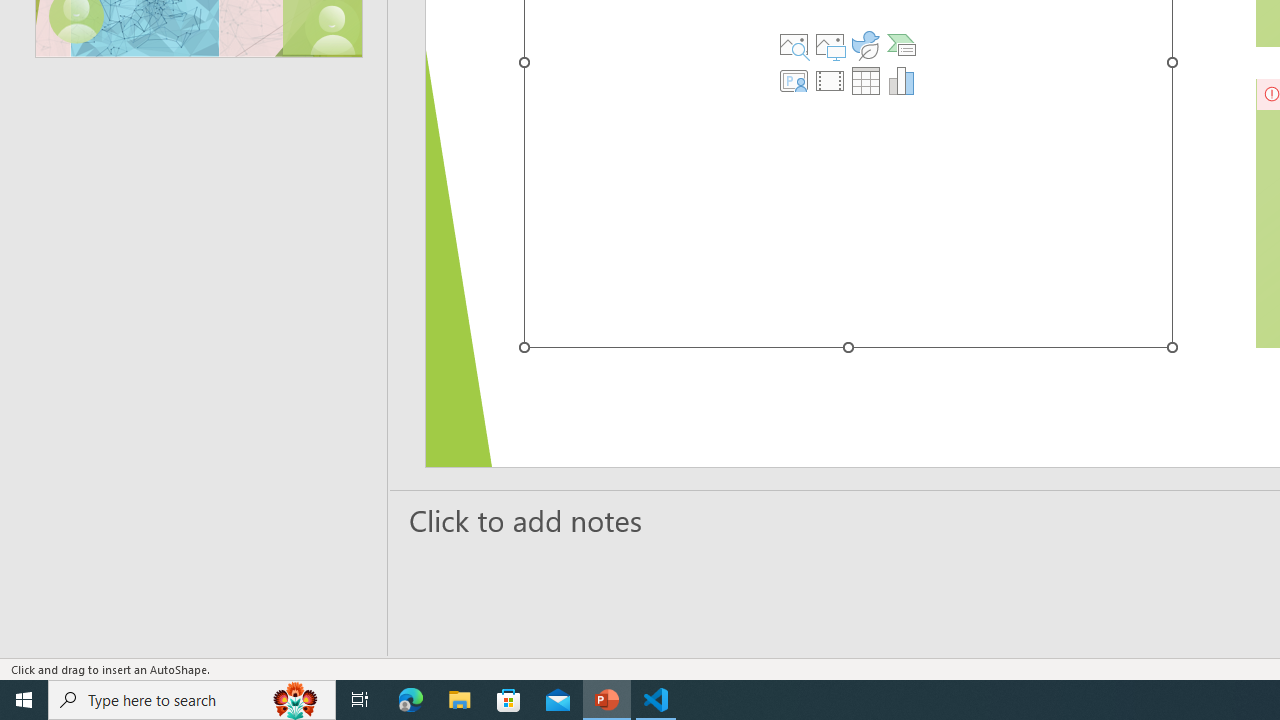  Describe the element at coordinates (900, 45) in the screenshot. I see `'Insert a SmartArt Graphic'` at that location.